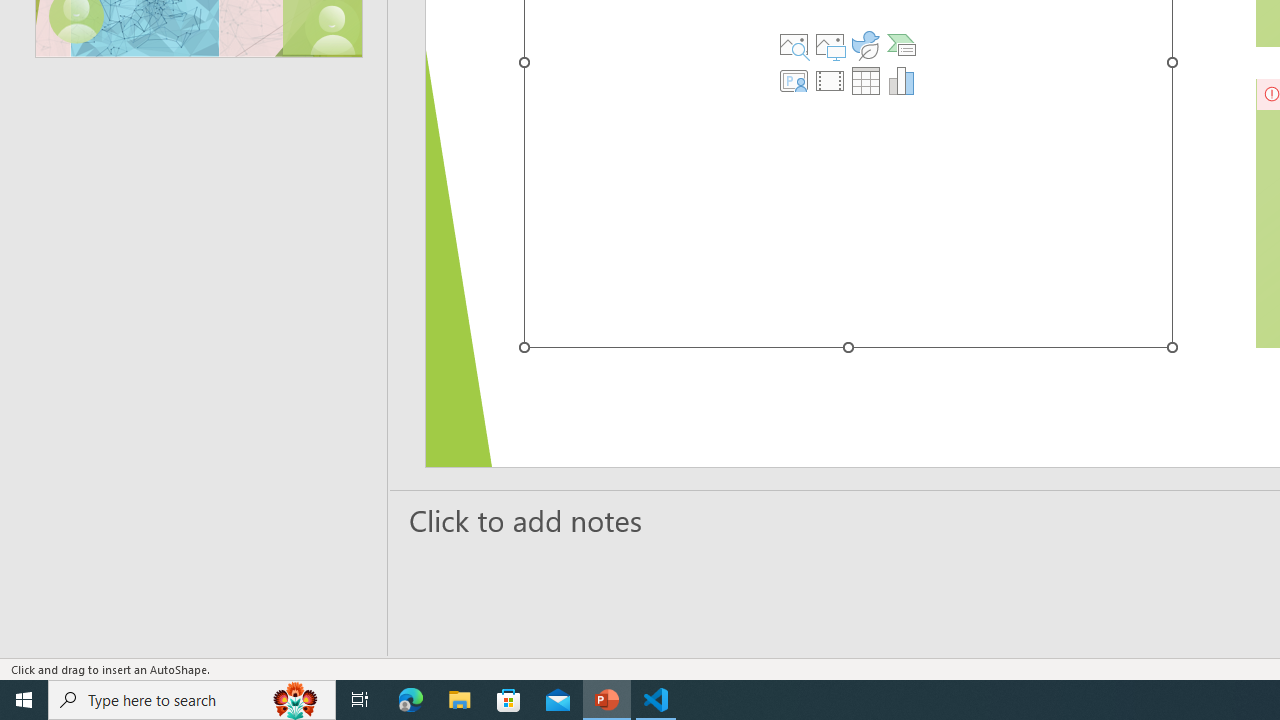  Describe the element at coordinates (900, 45) in the screenshot. I see `'Insert a SmartArt Graphic'` at that location.